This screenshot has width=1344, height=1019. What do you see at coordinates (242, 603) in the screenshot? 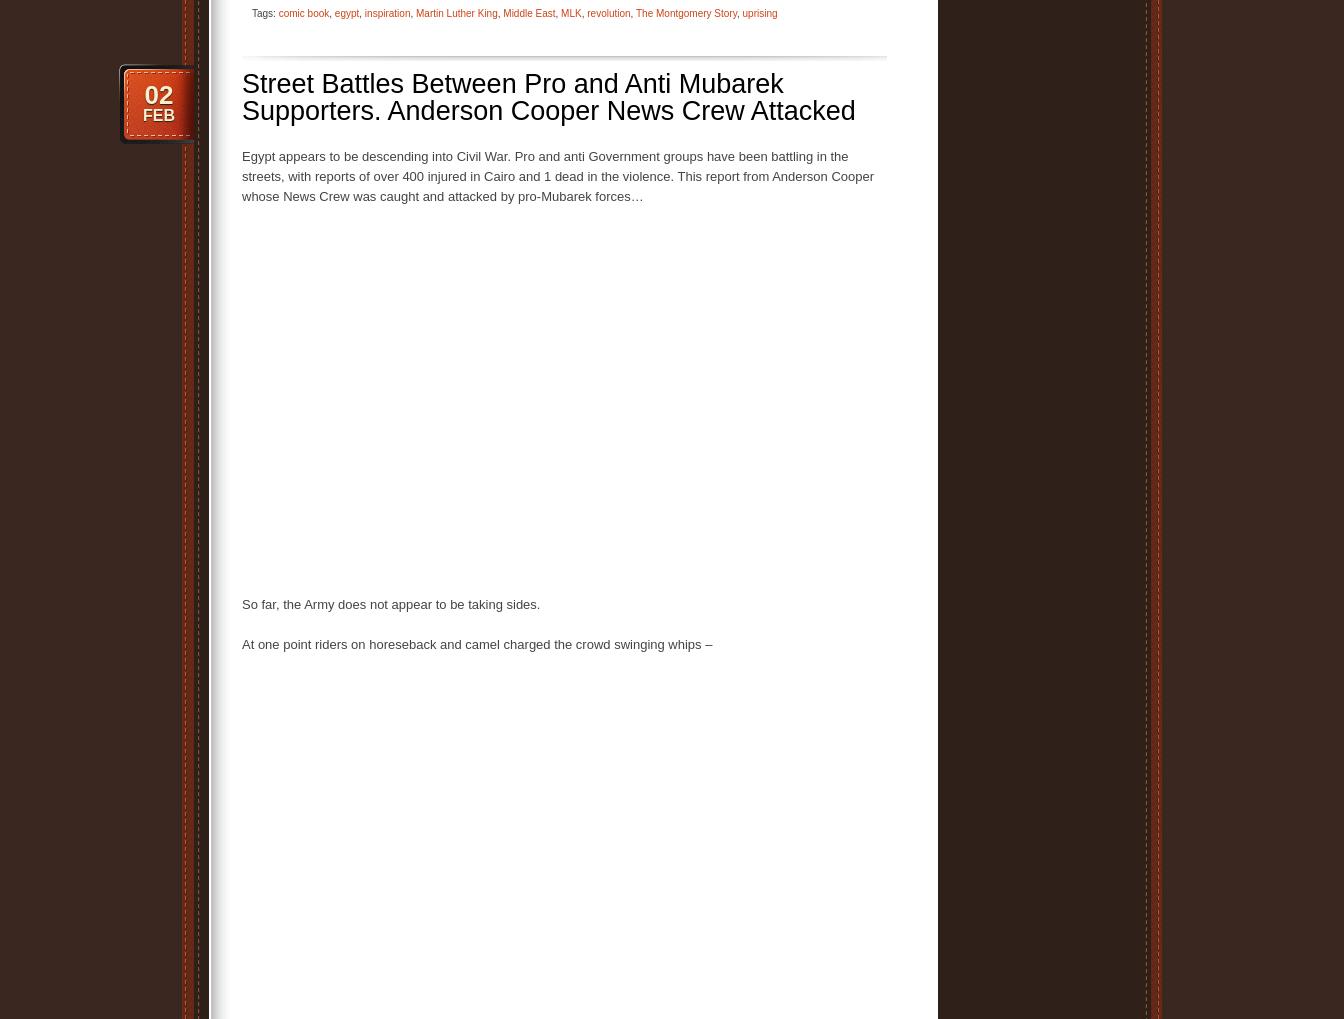
I see `'So far, the Army does not appear to be taking sides.'` at bounding box center [242, 603].